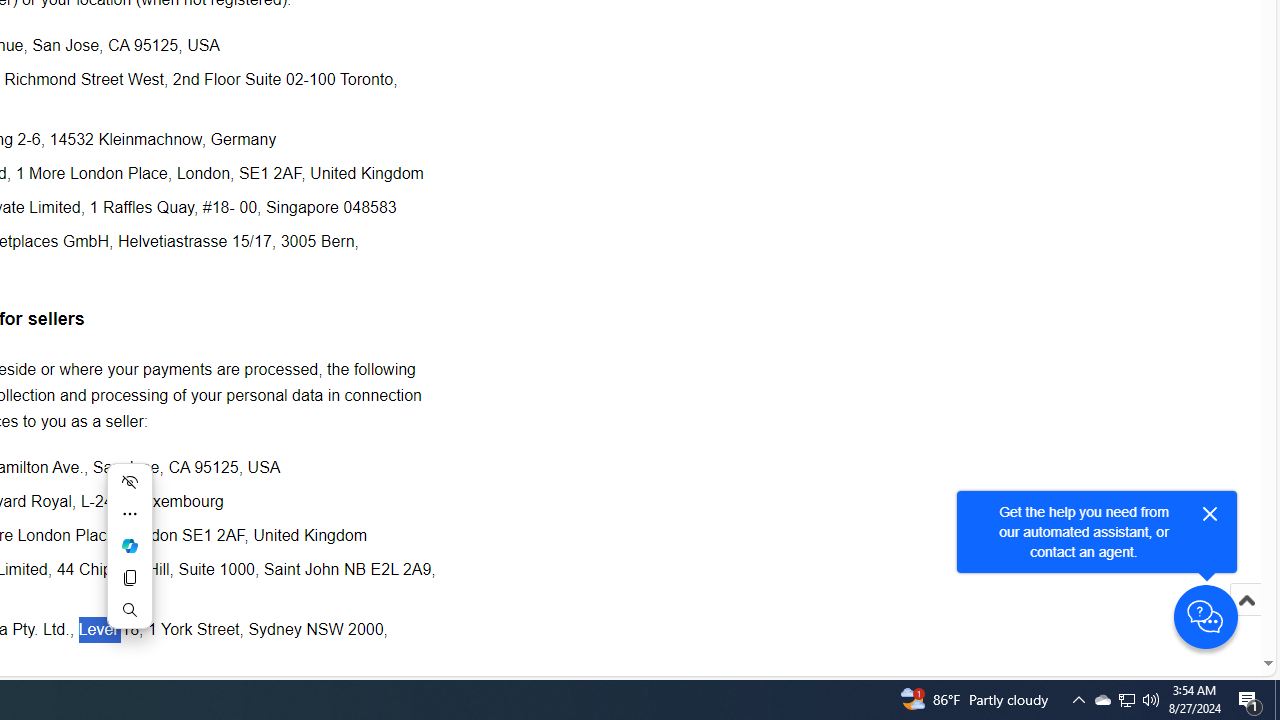  What do you see at coordinates (128, 513) in the screenshot?
I see `'More actions'` at bounding box center [128, 513].